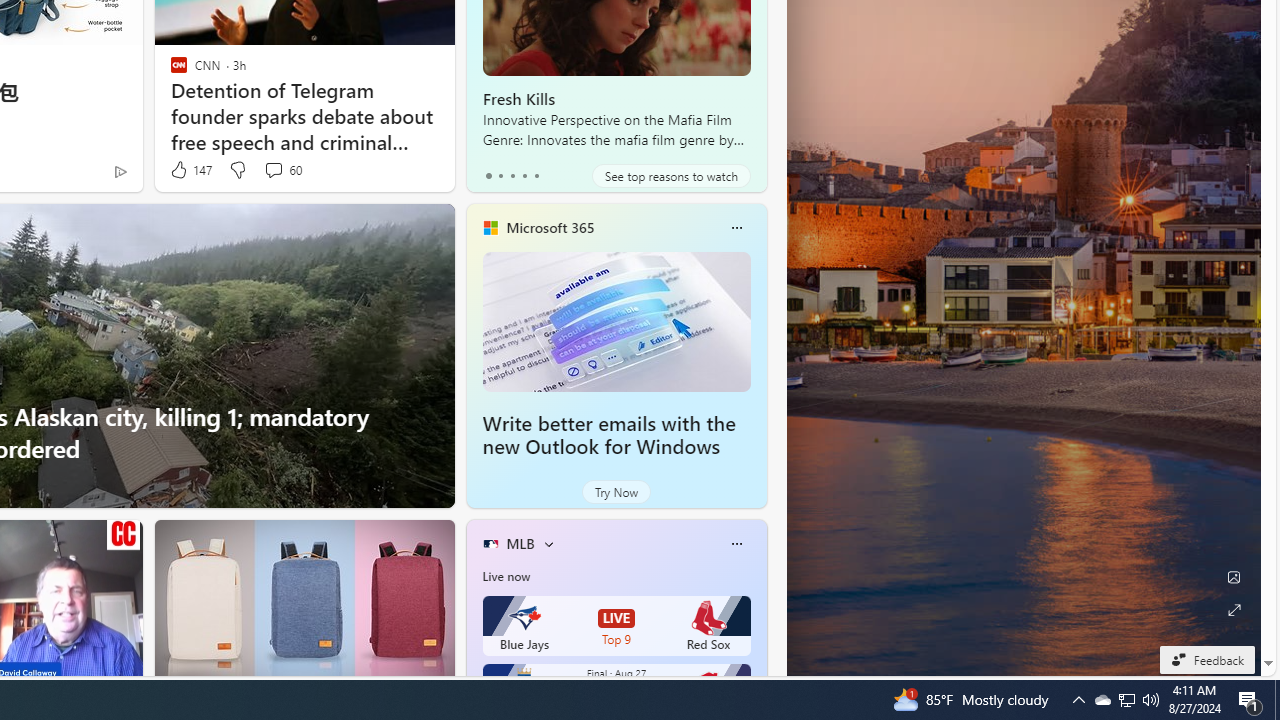 This screenshot has height=720, width=1280. What do you see at coordinates (1232, 609) in the screenshot?
I see `'Expand background'` at bounding box center [1232, 609].